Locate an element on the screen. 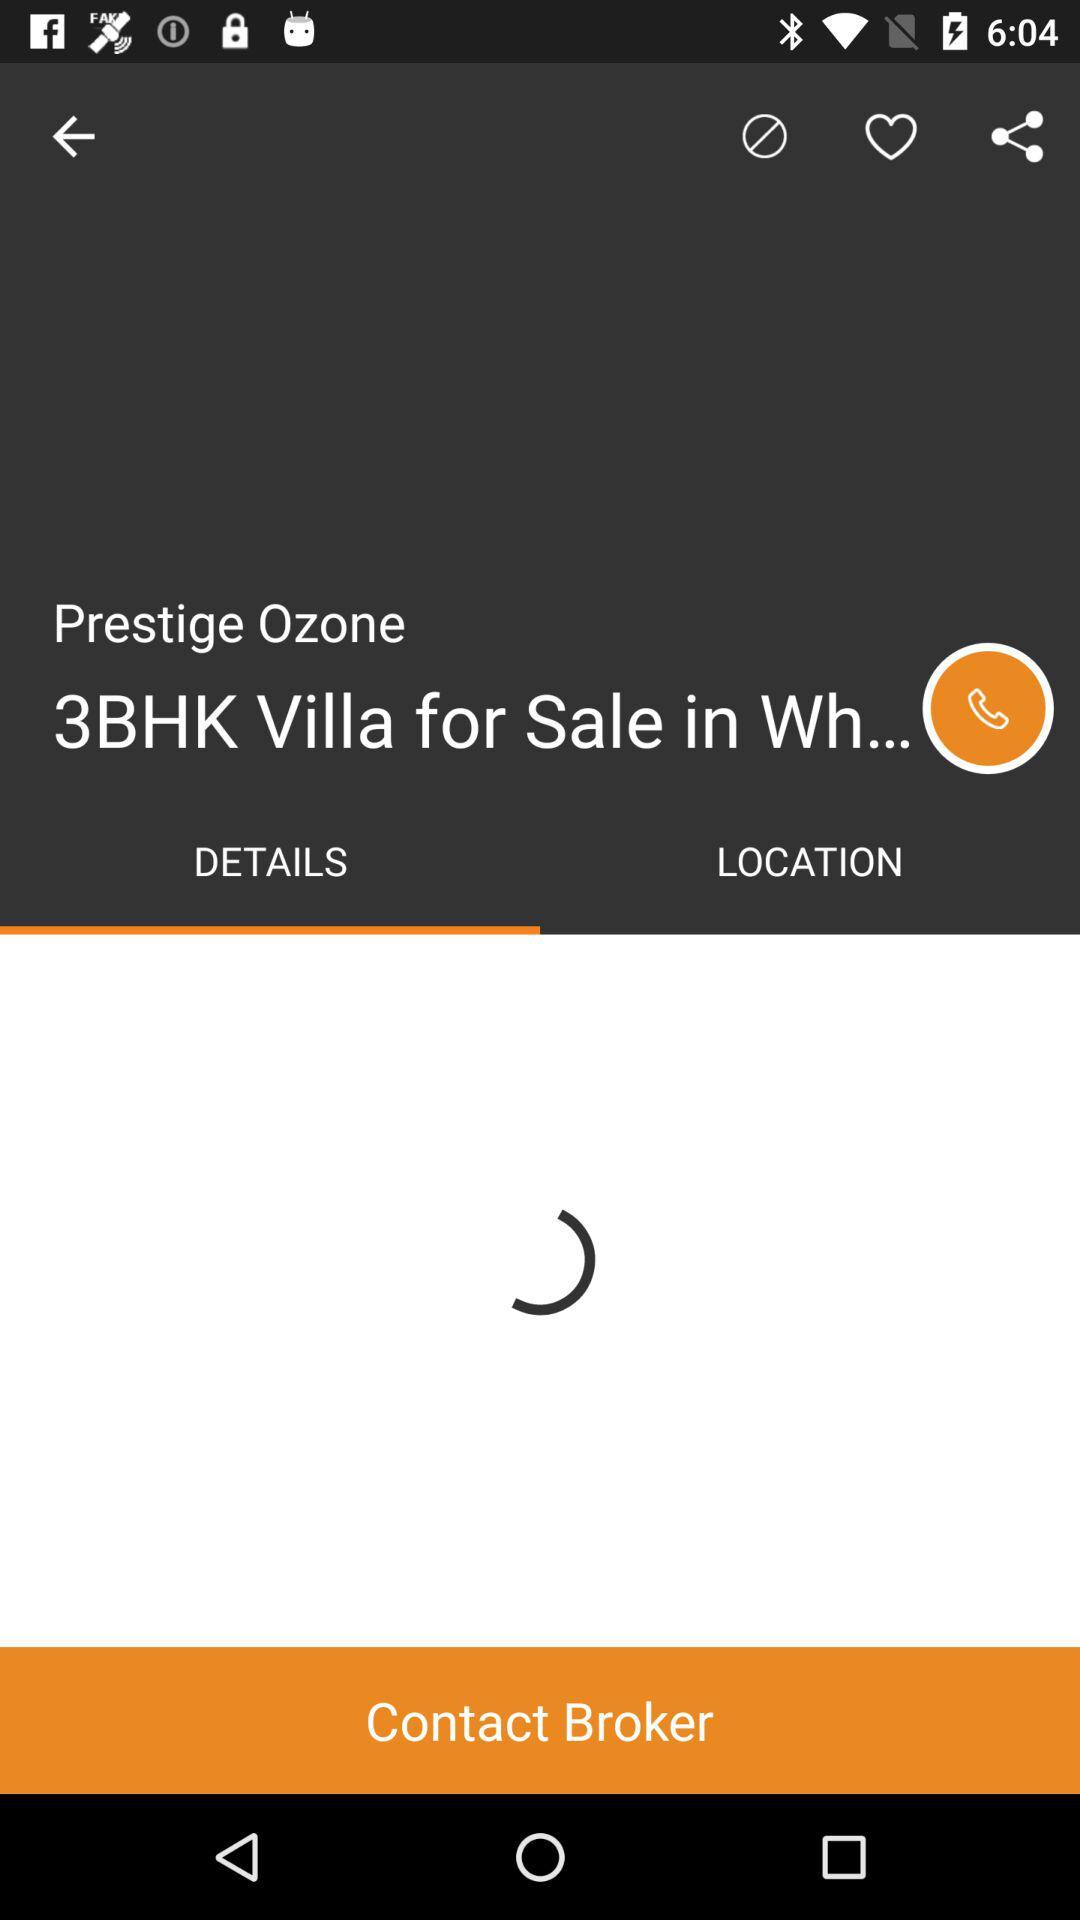 The width and height of the screenshot is (1080, 1920). to go rtt is located at coordinates (987, 708).